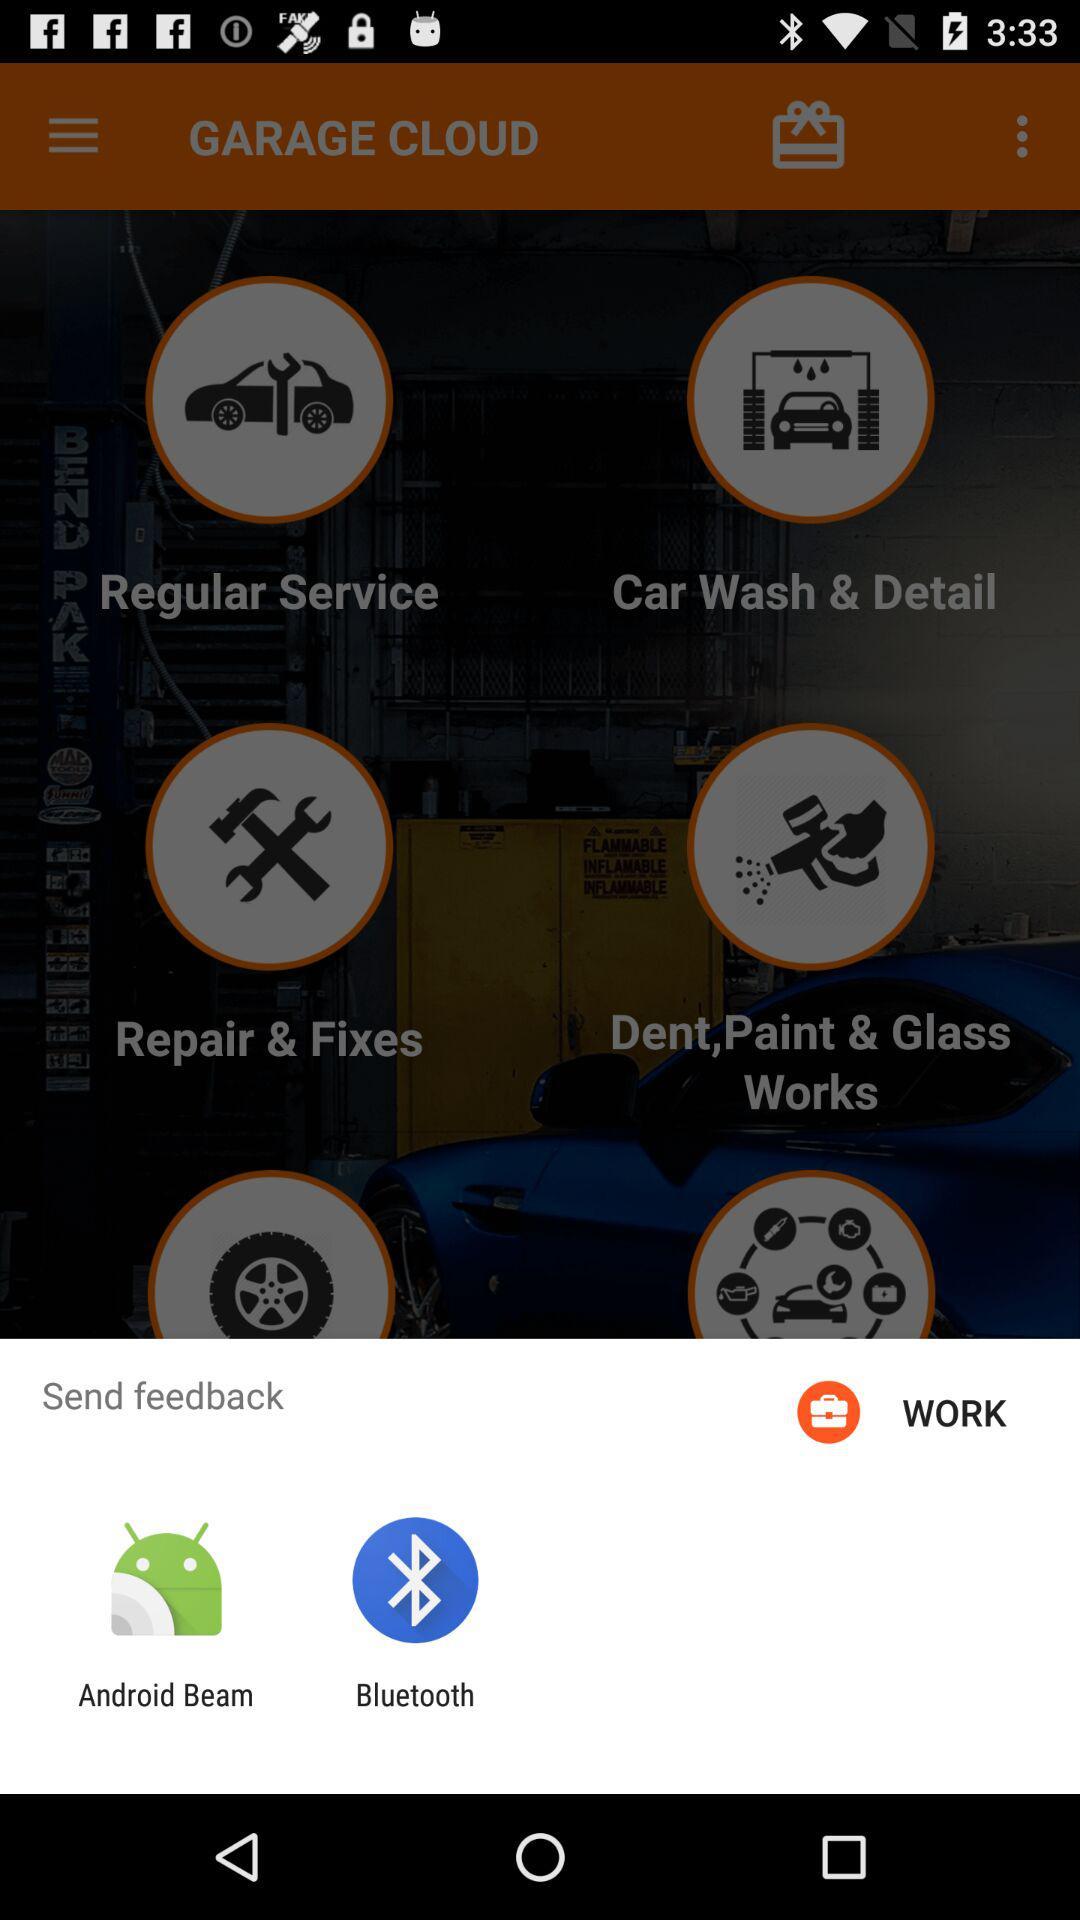 The image size is (1080, 1920). What do you see at coordinates (414, 1711) in the screenshot?
I see `the icon to the right of the android beam` at bounding box center [414, 1711].